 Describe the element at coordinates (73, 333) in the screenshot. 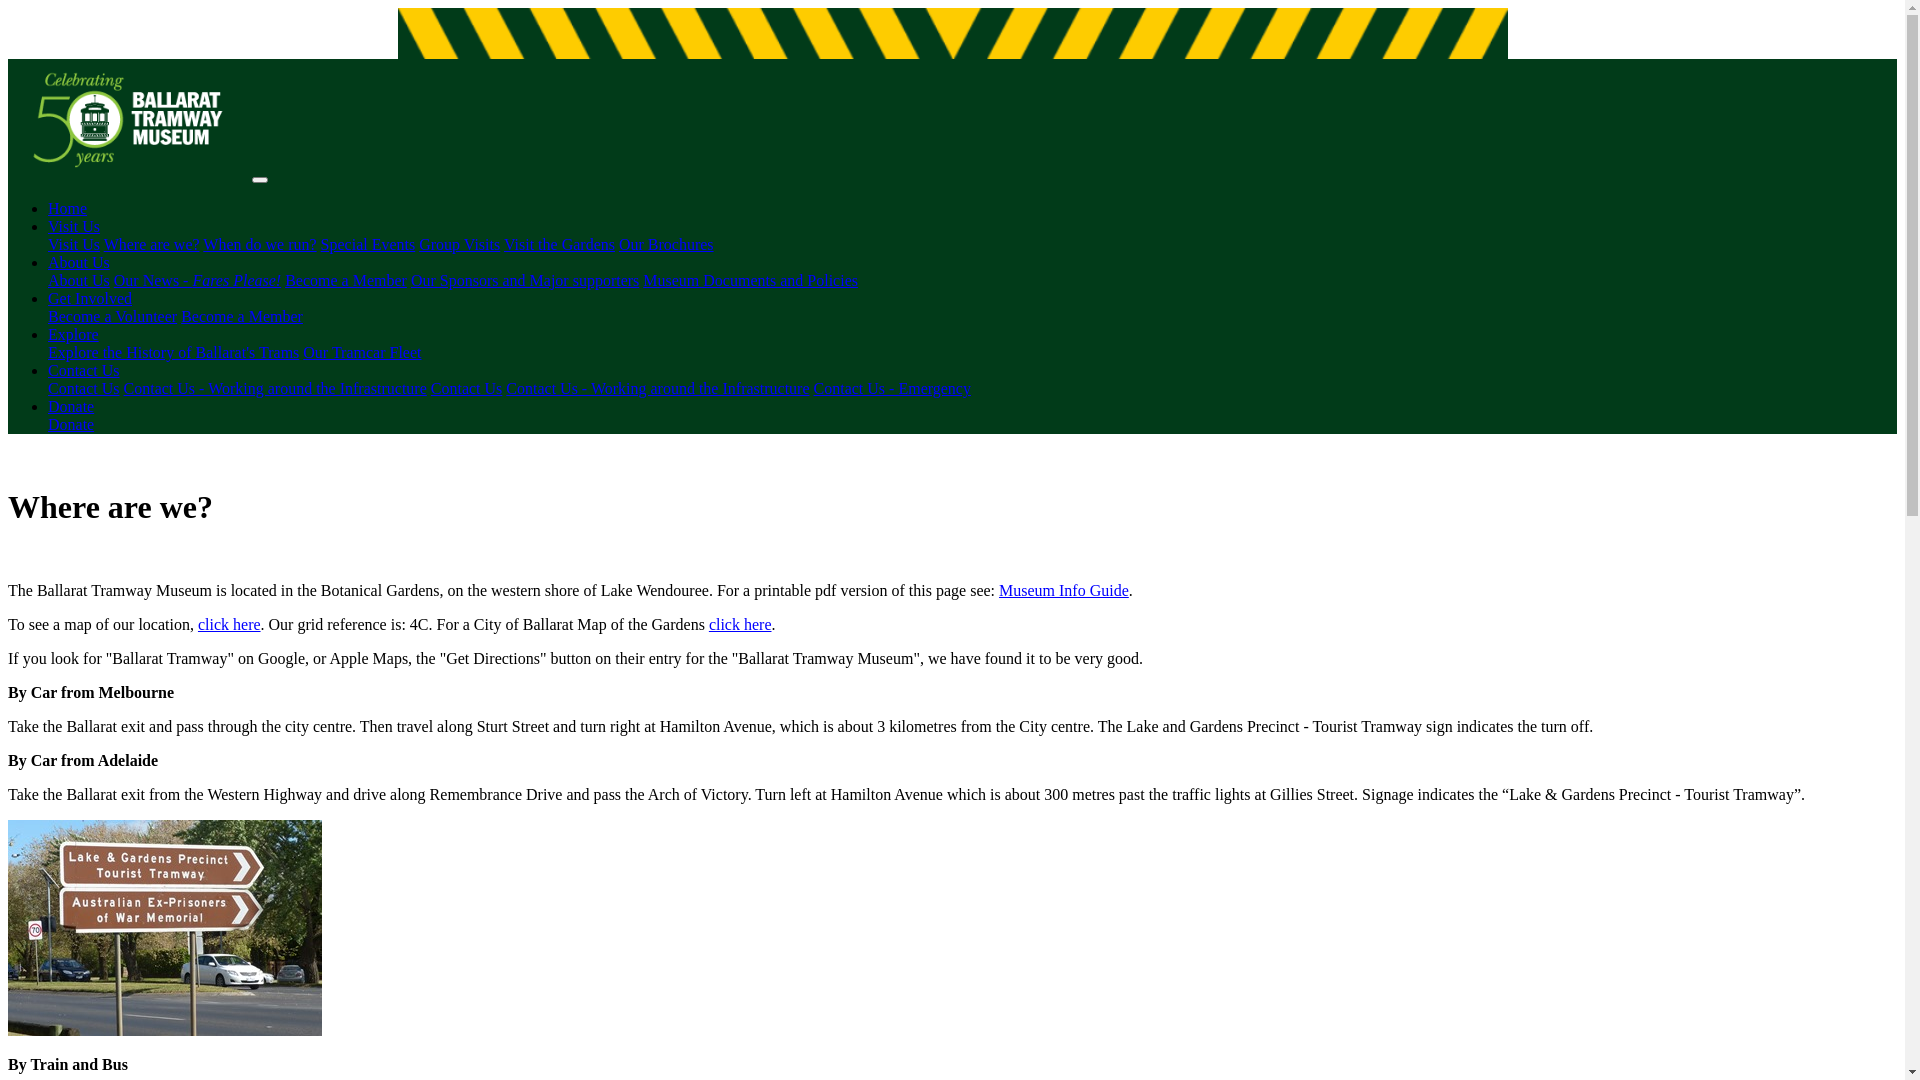

I see `'Explore'` at that location.